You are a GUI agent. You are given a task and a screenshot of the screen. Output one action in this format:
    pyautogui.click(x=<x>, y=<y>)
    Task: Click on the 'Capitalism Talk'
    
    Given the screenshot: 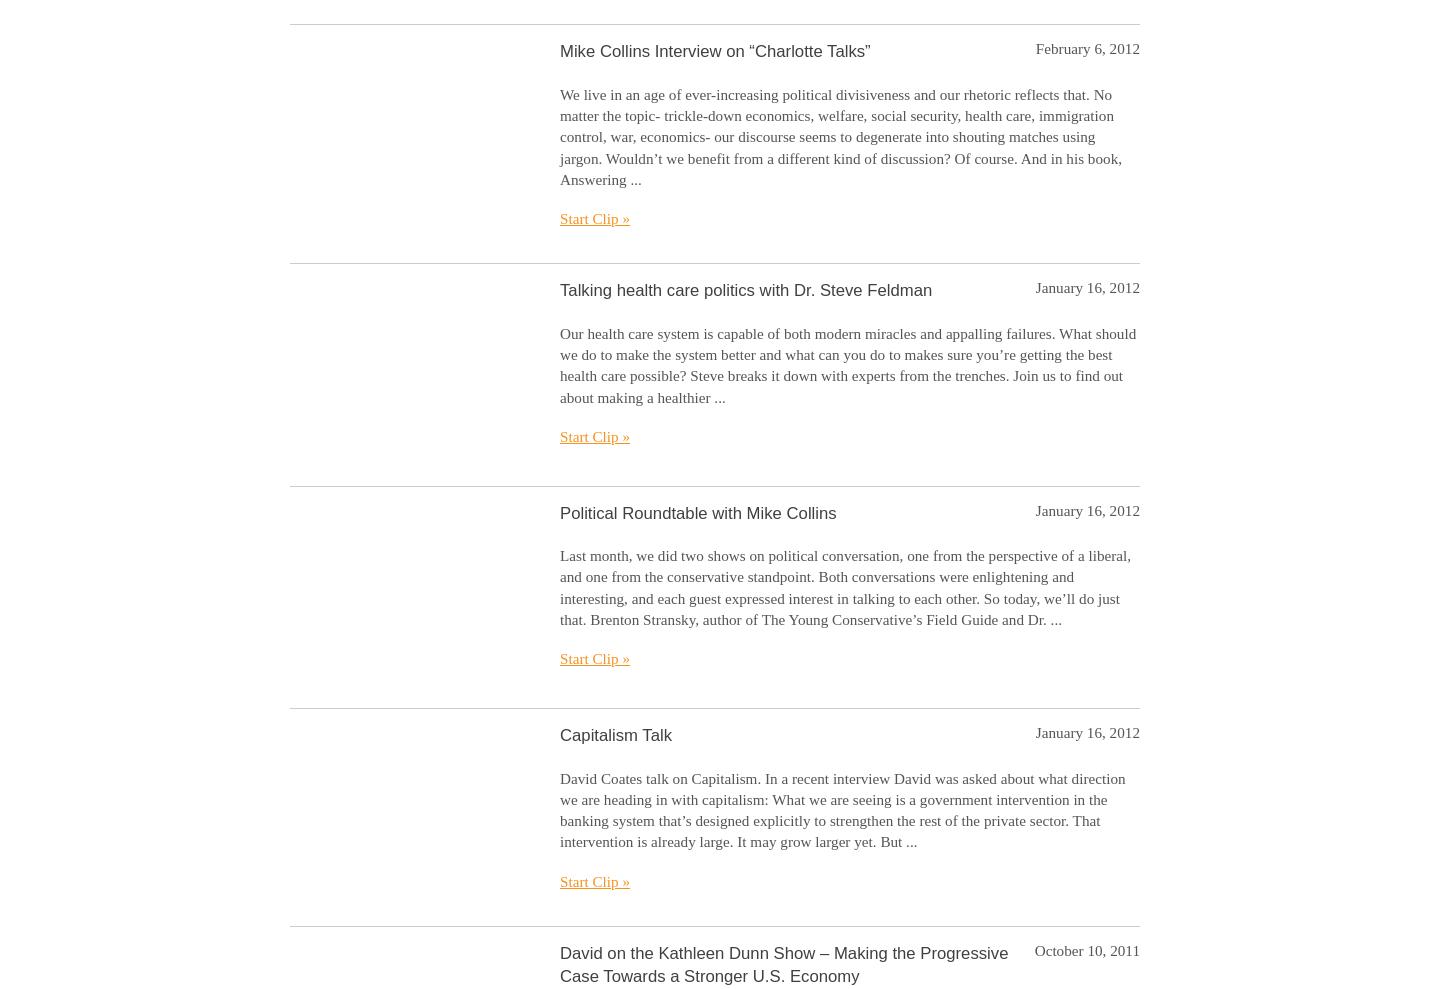 What is the action you would take?
    pyautogui.click(x=560, y=735)
    